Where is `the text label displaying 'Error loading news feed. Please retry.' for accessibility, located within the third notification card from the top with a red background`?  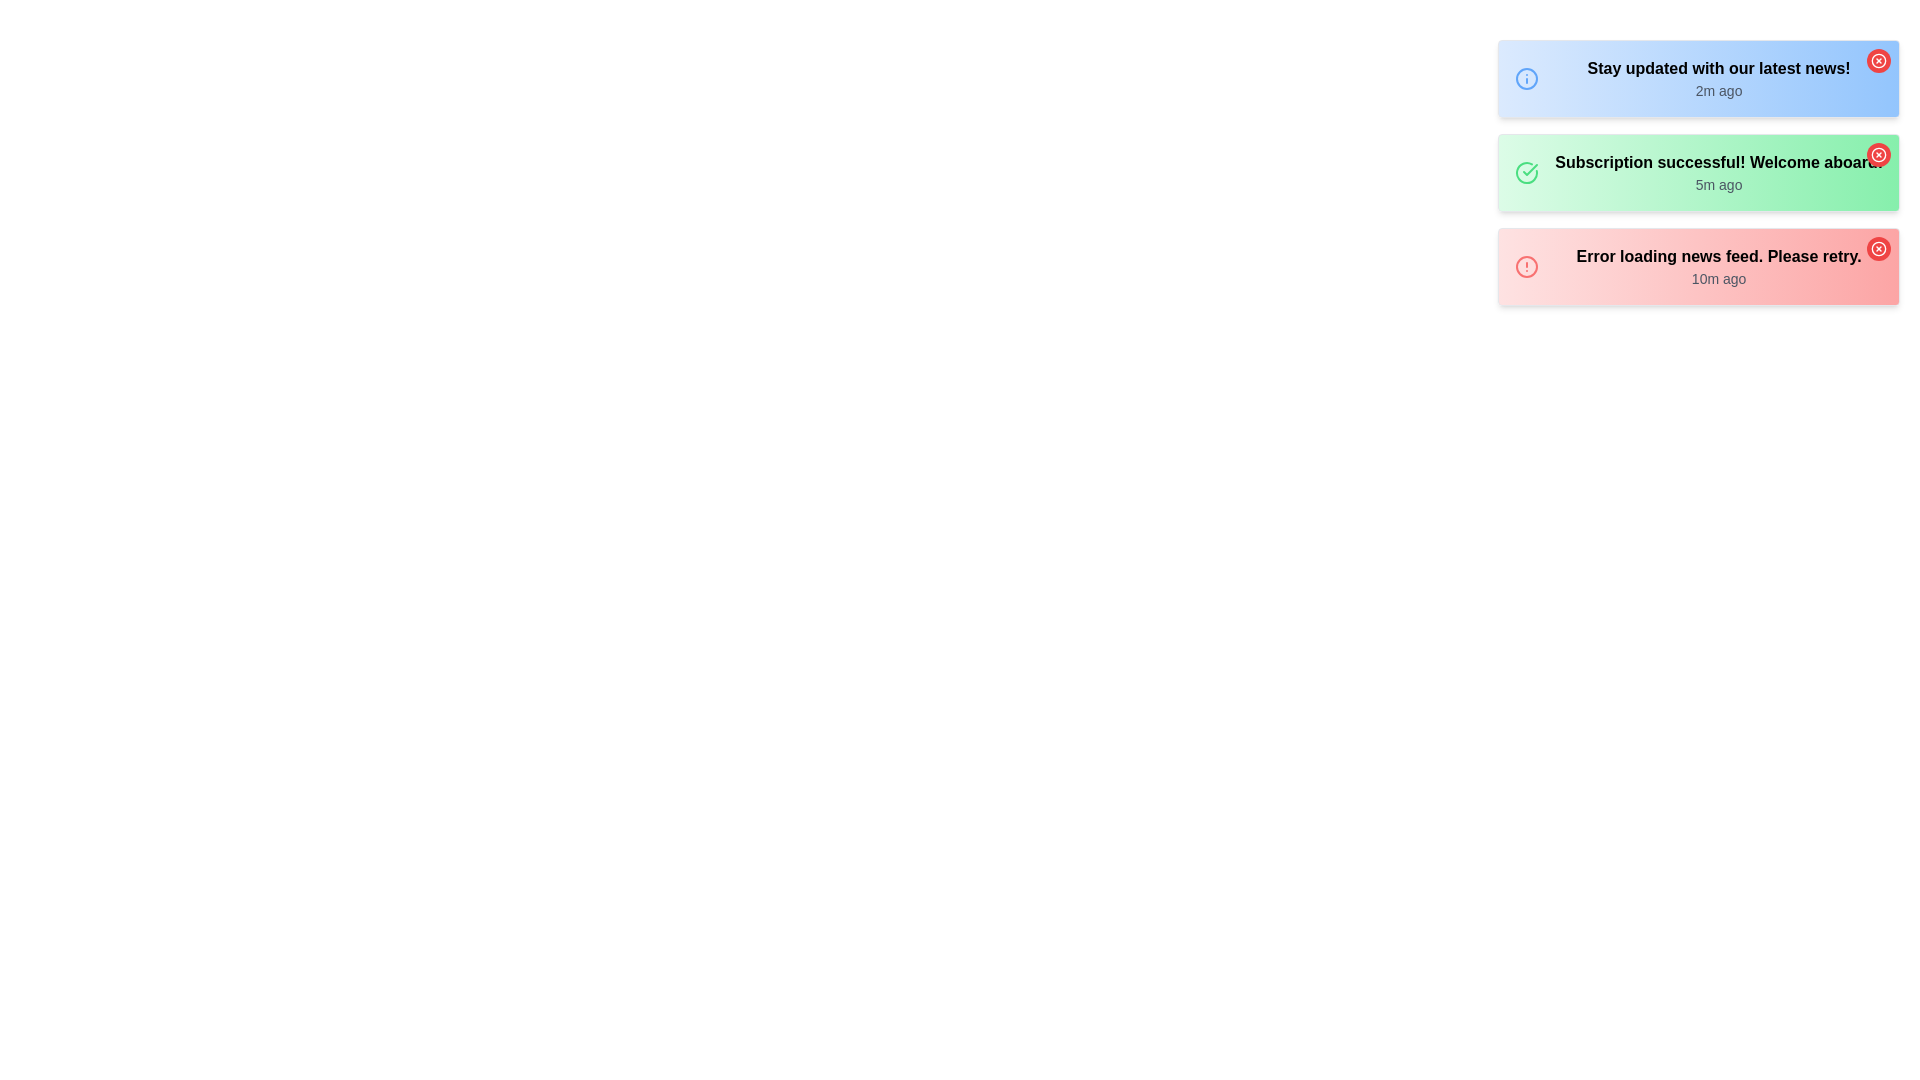
the text label displaying 'Error loading news feed. Please retry.' for accessibility, located within the third notification card from the top with a red background is located at coordinates (1718, 256).